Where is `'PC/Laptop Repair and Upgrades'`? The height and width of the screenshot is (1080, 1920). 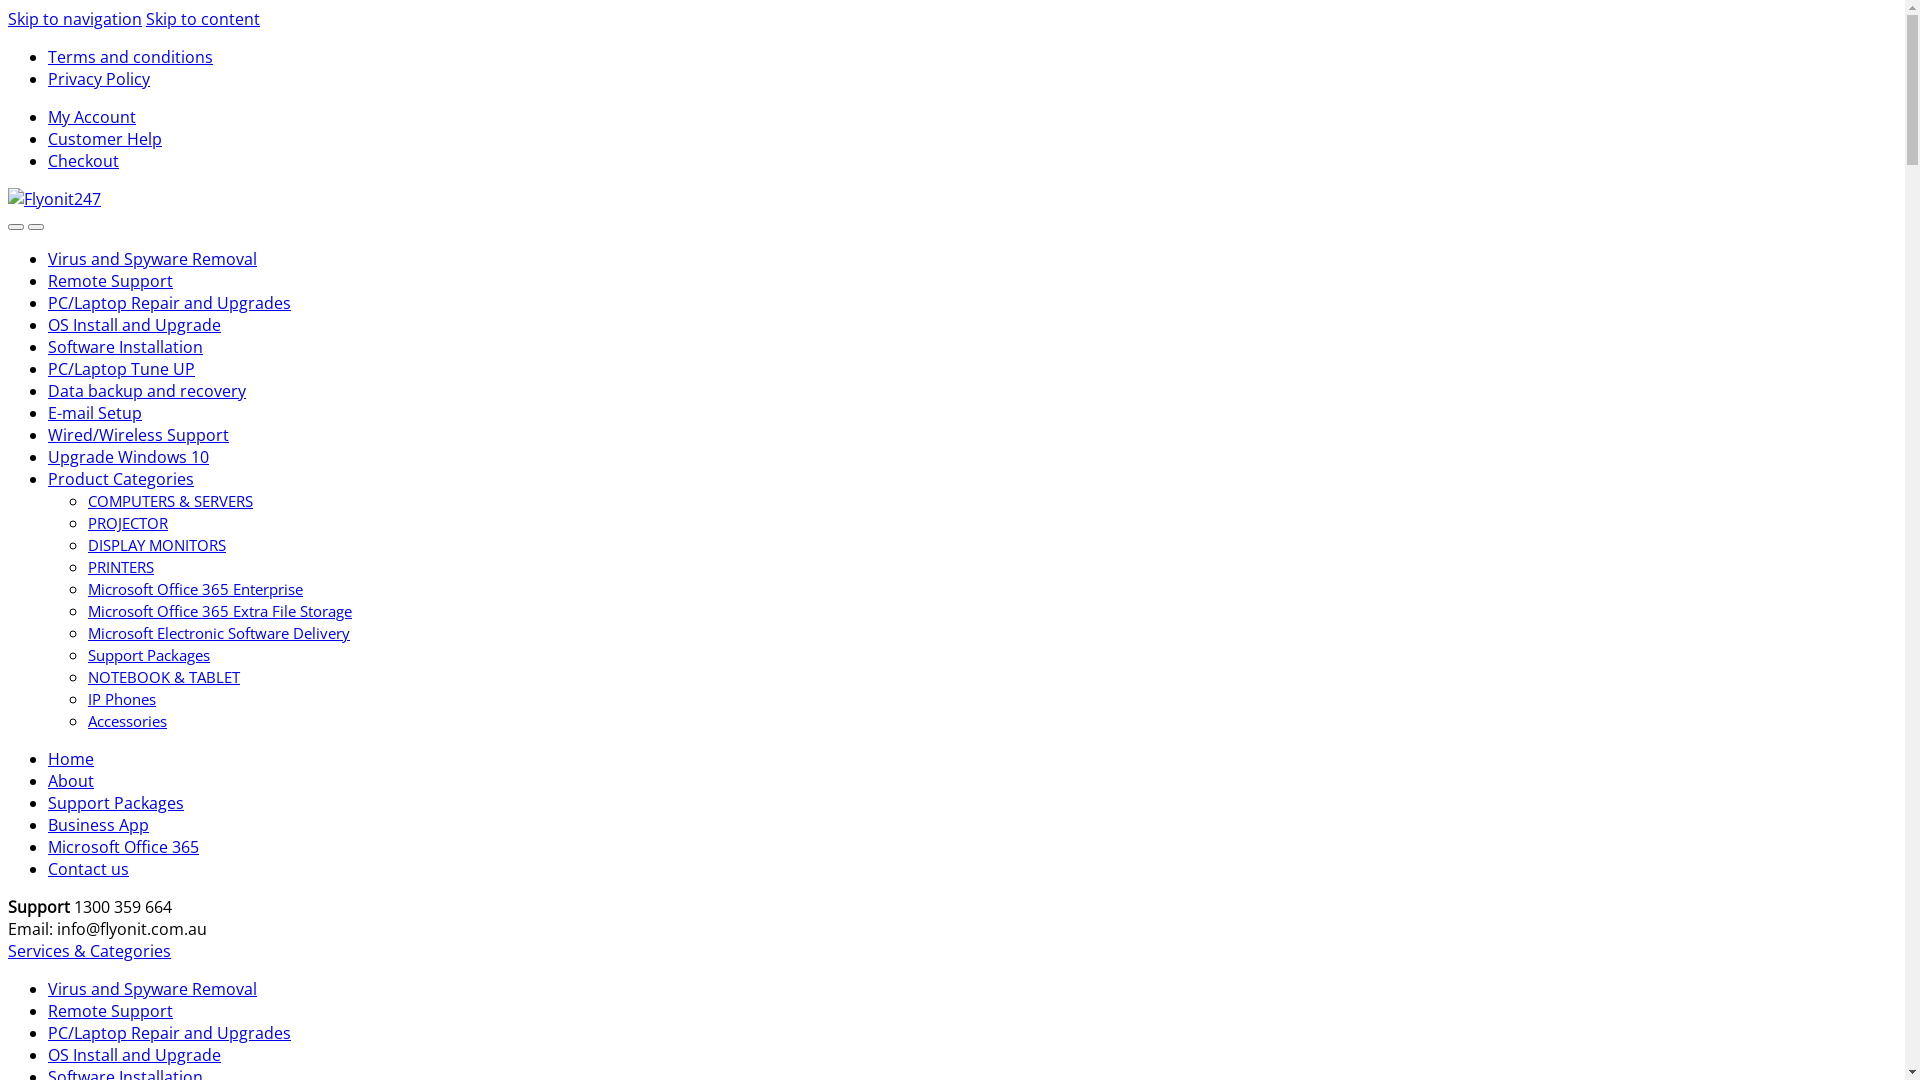 'PC/Laptop Repair and Upgrades' is located at coordinates (169, 1033).